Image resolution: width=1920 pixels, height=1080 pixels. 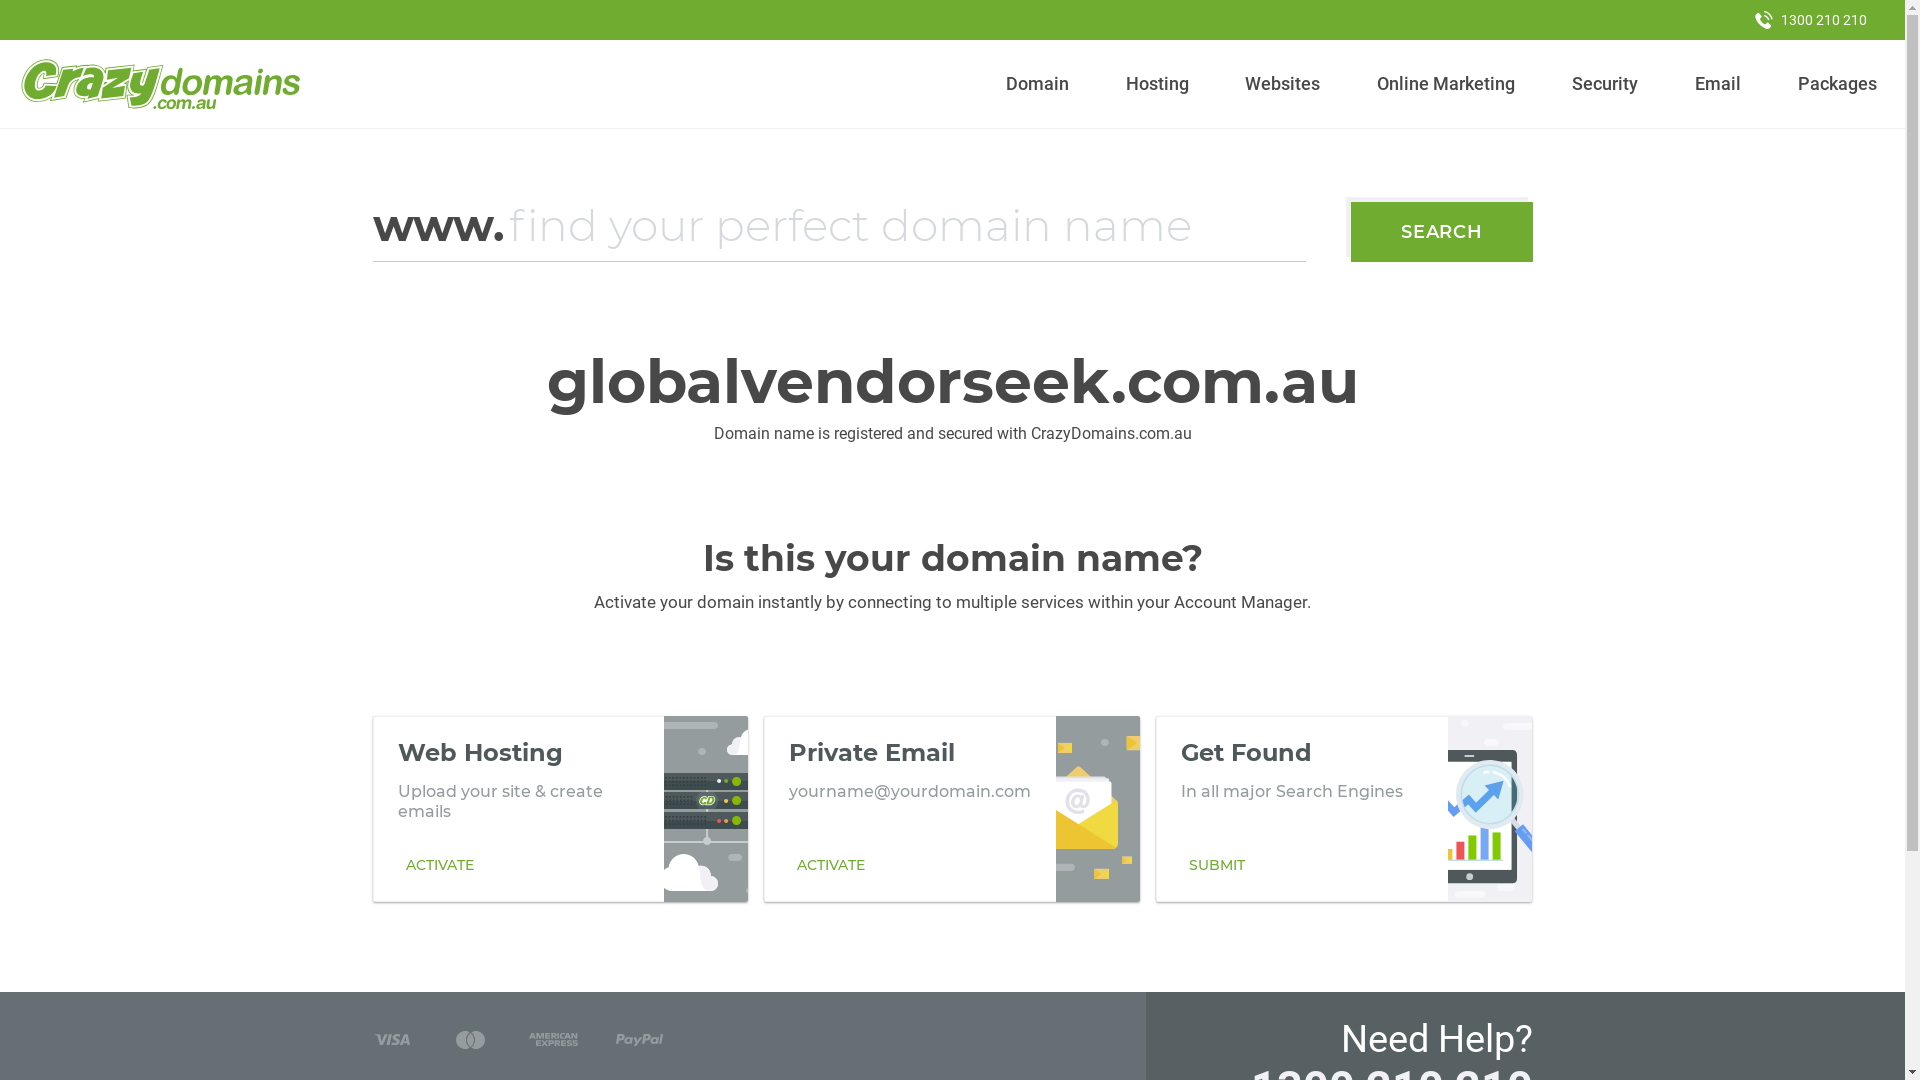 I want to click on 'Websites', so click(x=1282, y=83).